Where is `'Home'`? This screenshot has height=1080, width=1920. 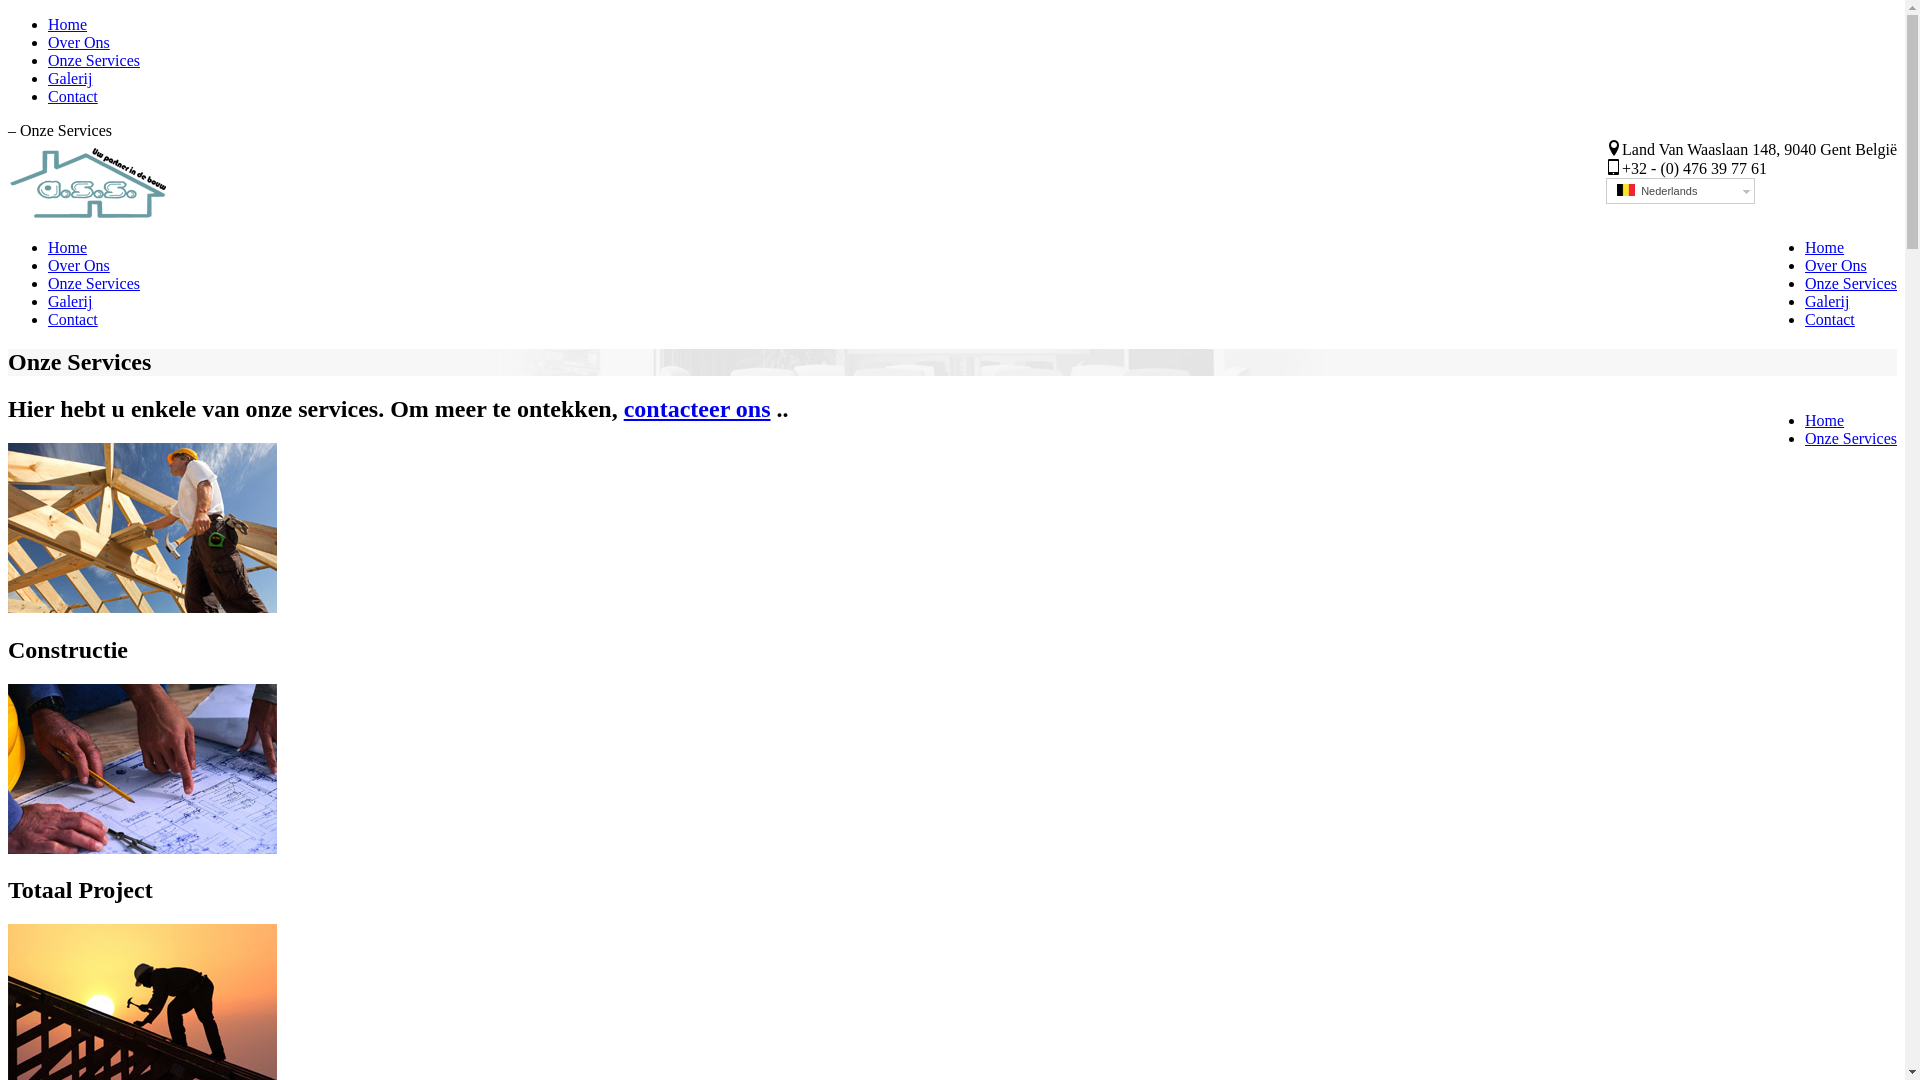
'Home' is located at coordinates (1824, 246).